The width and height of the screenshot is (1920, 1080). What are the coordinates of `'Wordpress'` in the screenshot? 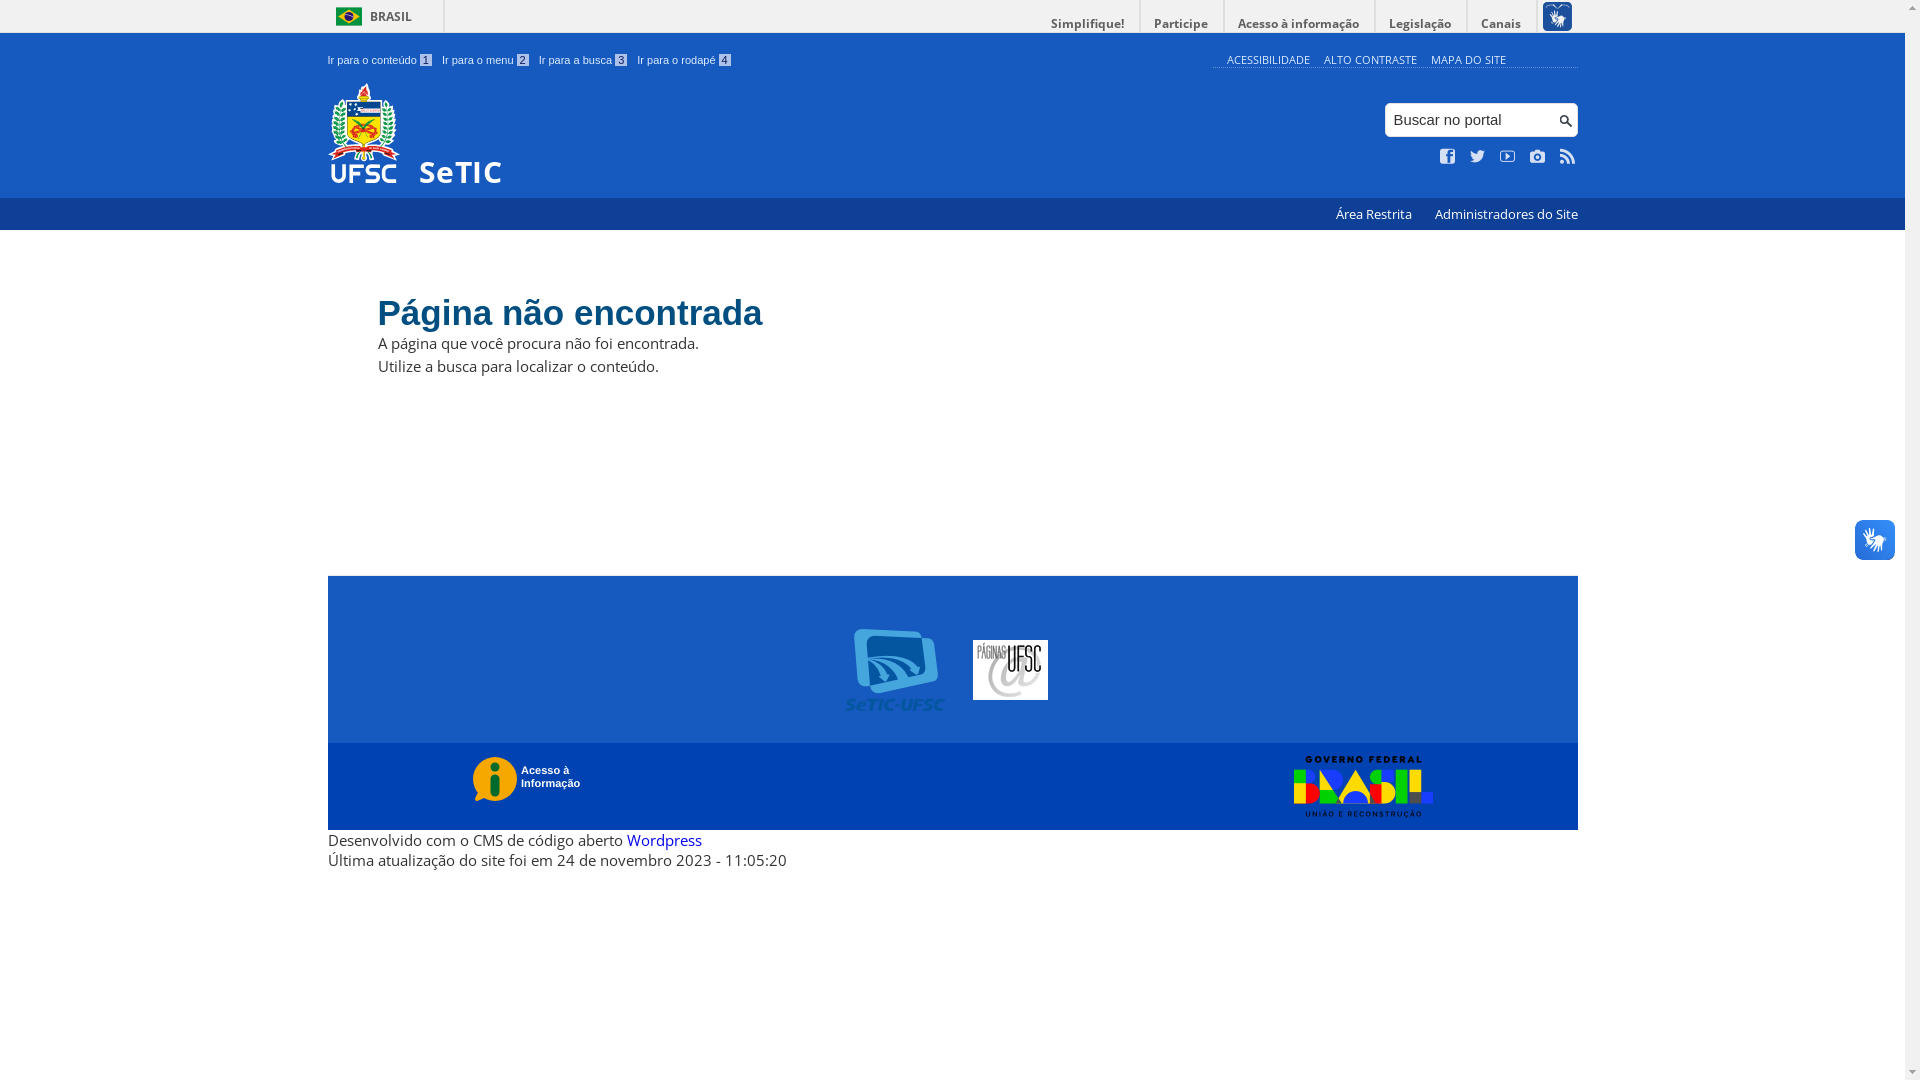 It's located at (663, 840).